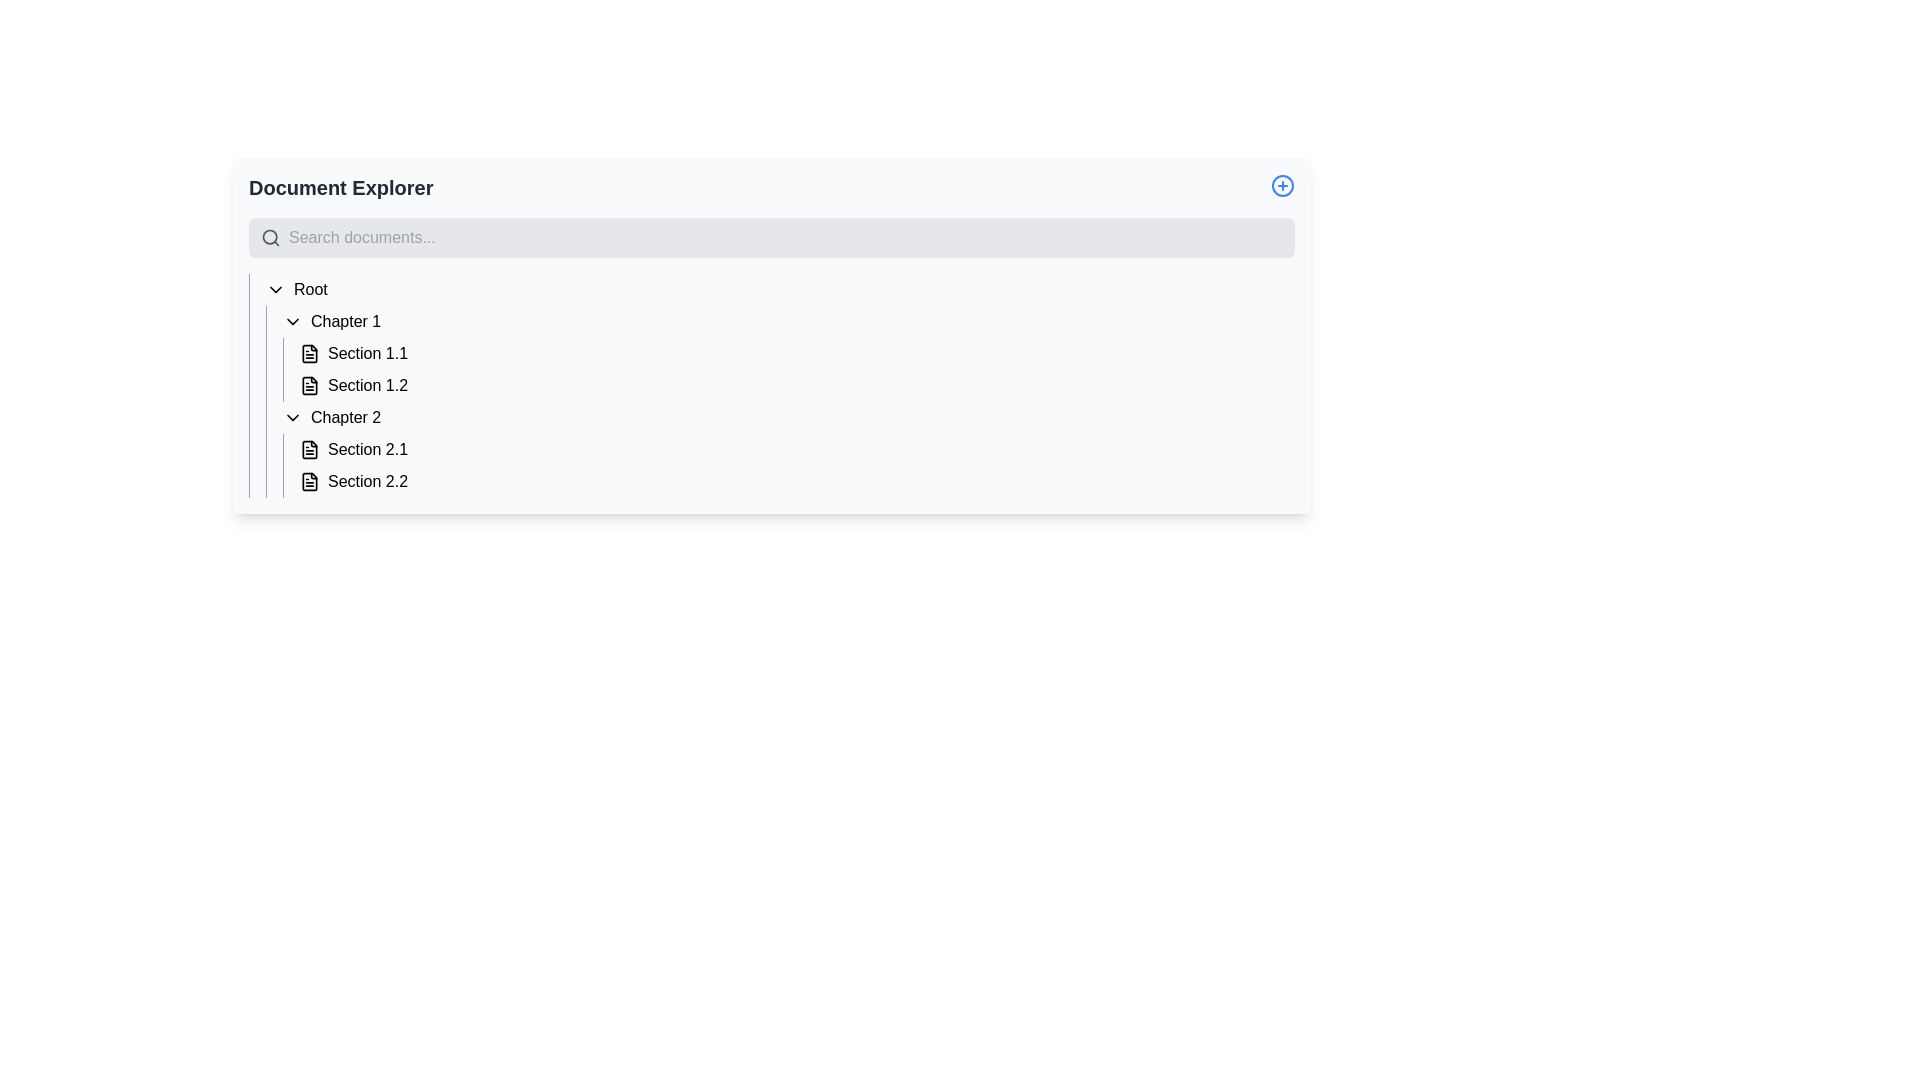 Image resolution: width=1920 pixels, height=1080 pixels. What do you see at coordinates (309, 289) in the screenshot?
I see `the text label that serves as the title for the root node of the document tree structure, positioned between a chevron icon and additional entries` at bounding box center [309, 289].